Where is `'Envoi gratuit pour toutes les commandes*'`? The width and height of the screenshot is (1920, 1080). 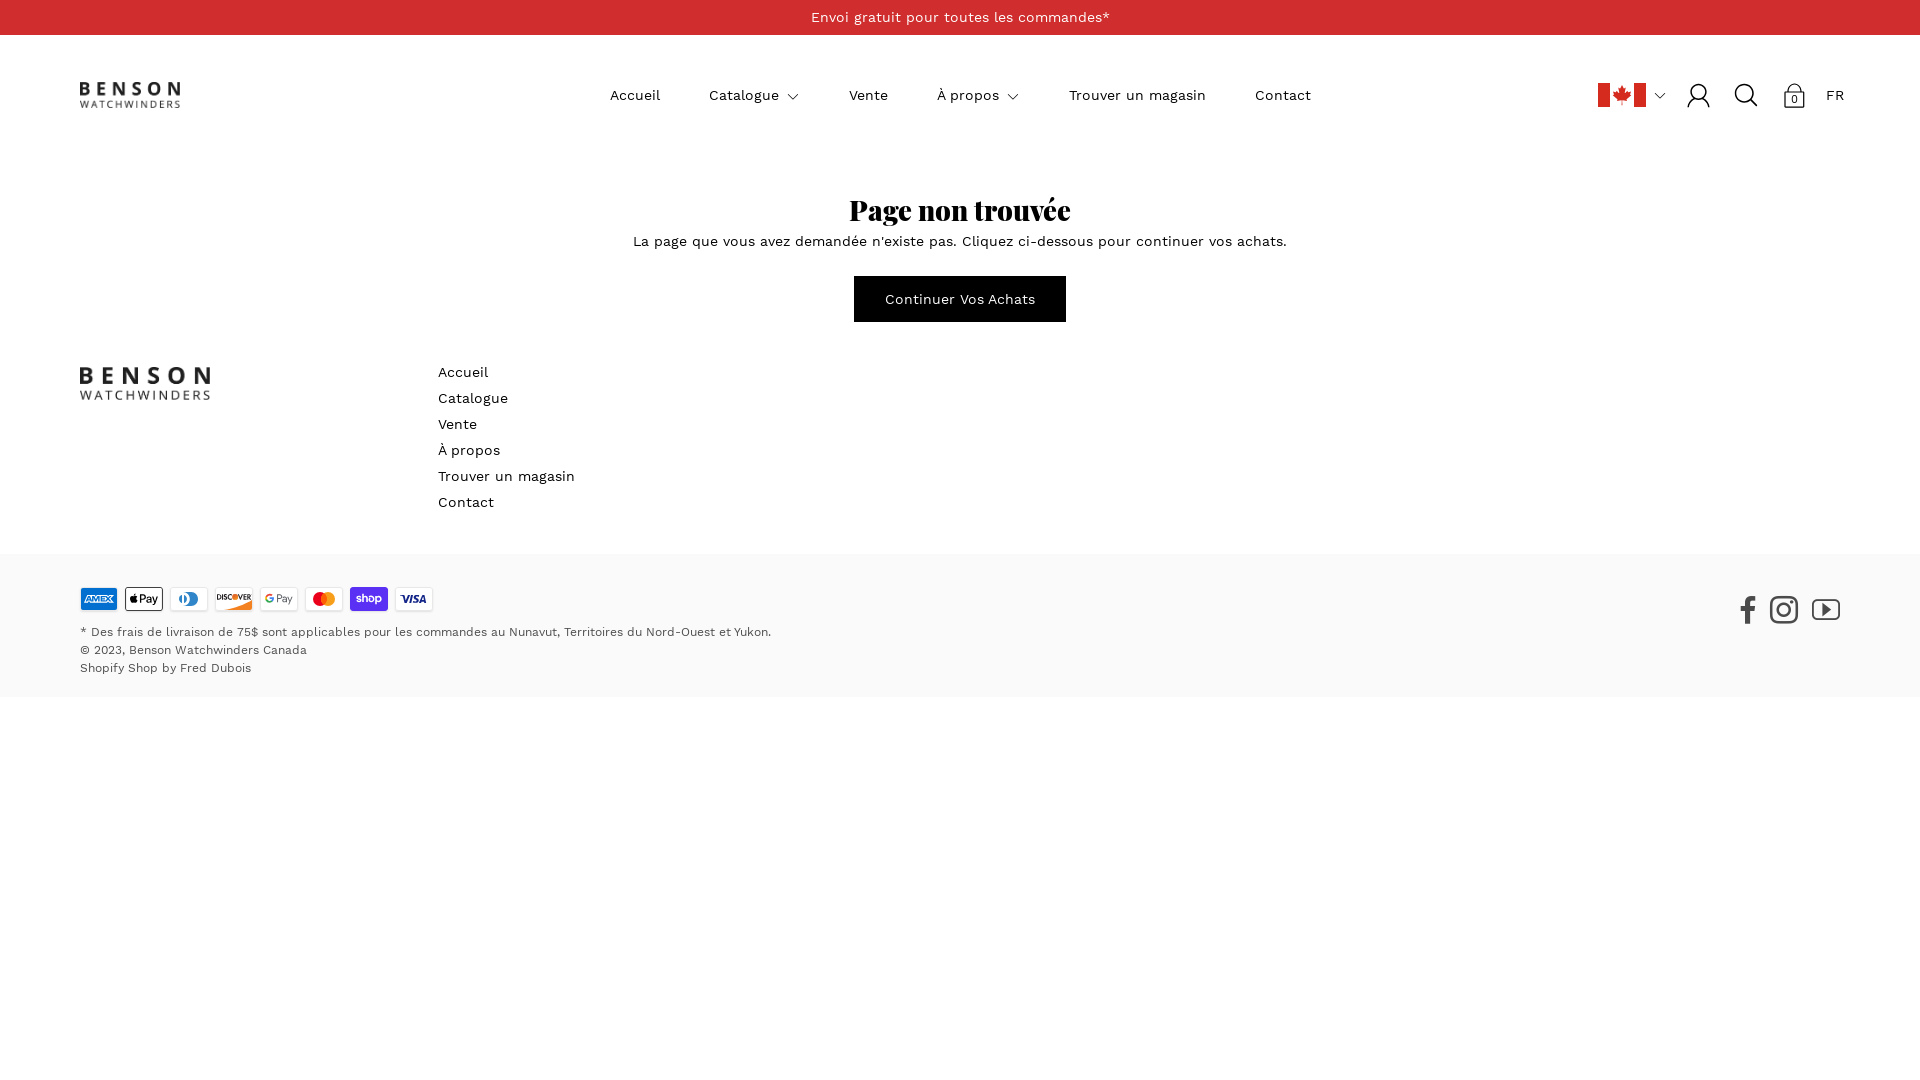 'Envoi gratuit pour toutes les commandes*' is located at coordinates (960, 17).